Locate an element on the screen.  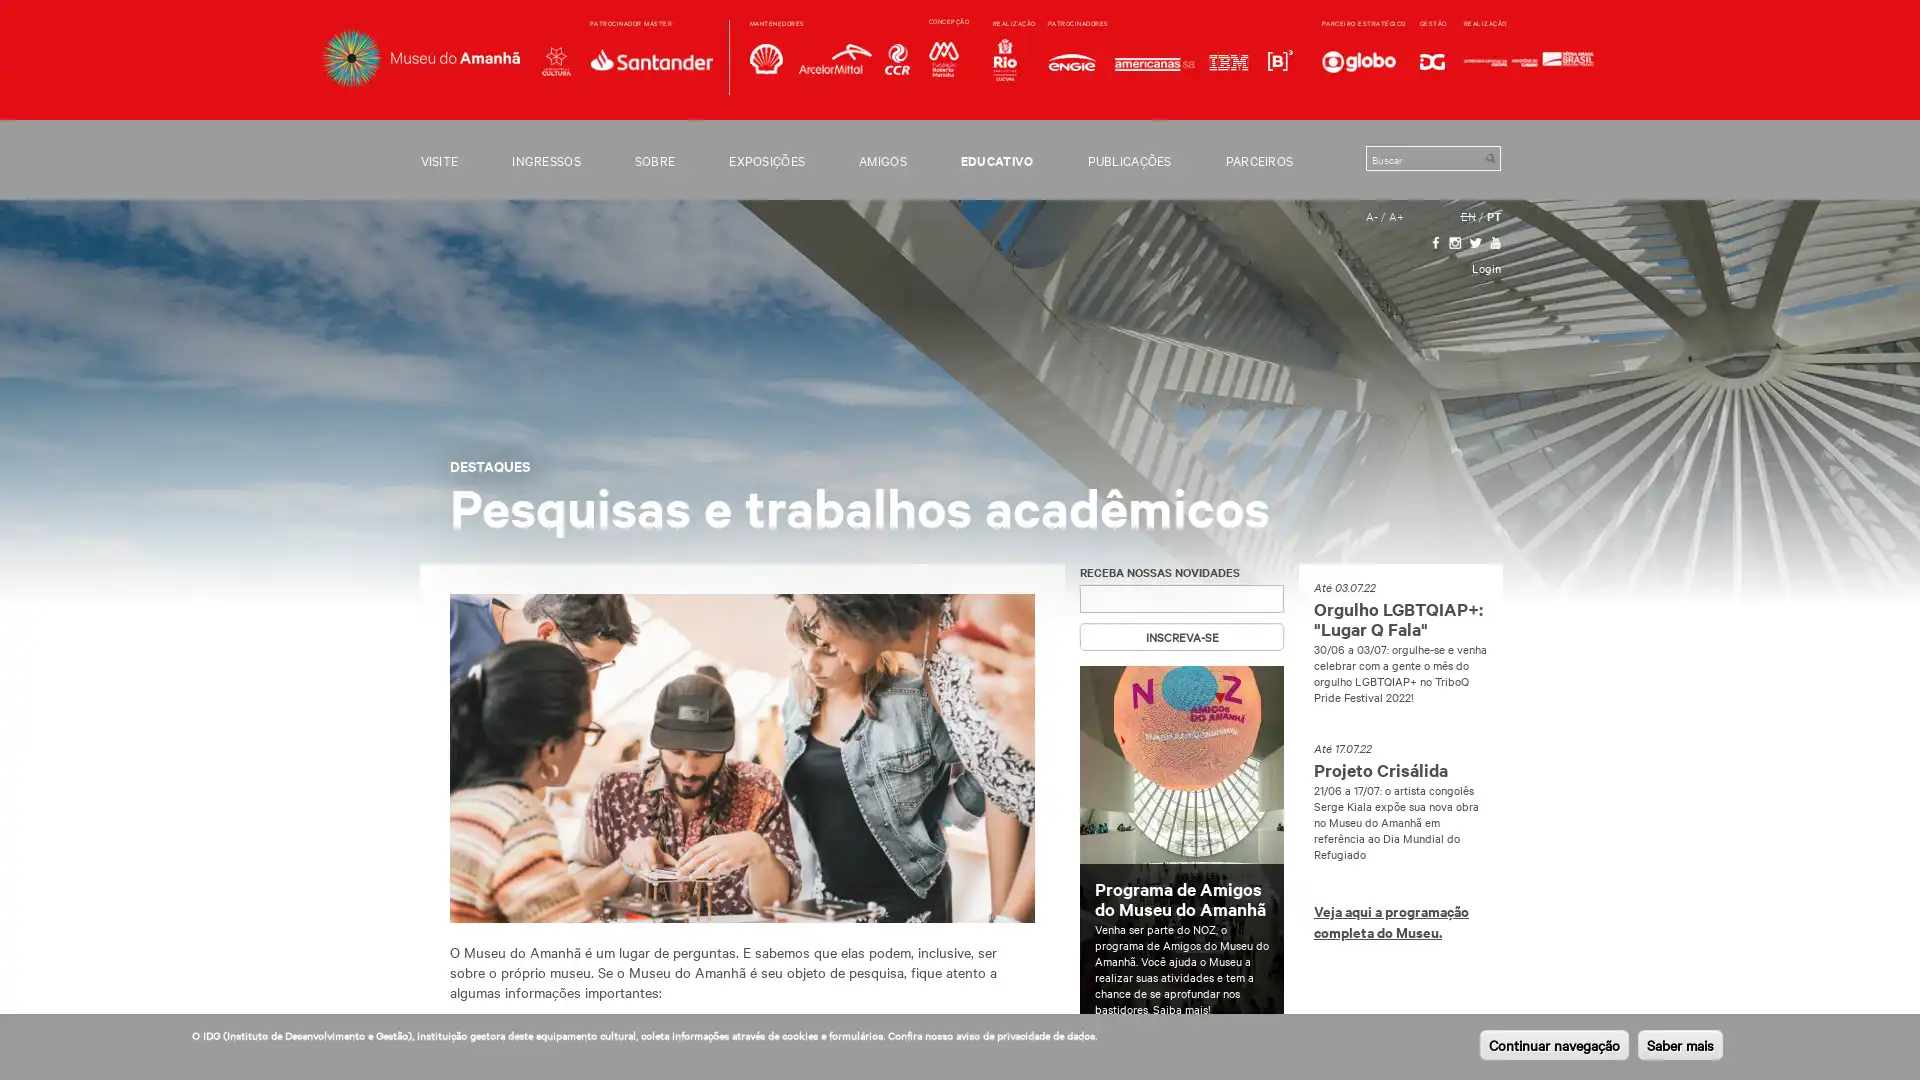
Submit is located at coordinates (1489, 157).